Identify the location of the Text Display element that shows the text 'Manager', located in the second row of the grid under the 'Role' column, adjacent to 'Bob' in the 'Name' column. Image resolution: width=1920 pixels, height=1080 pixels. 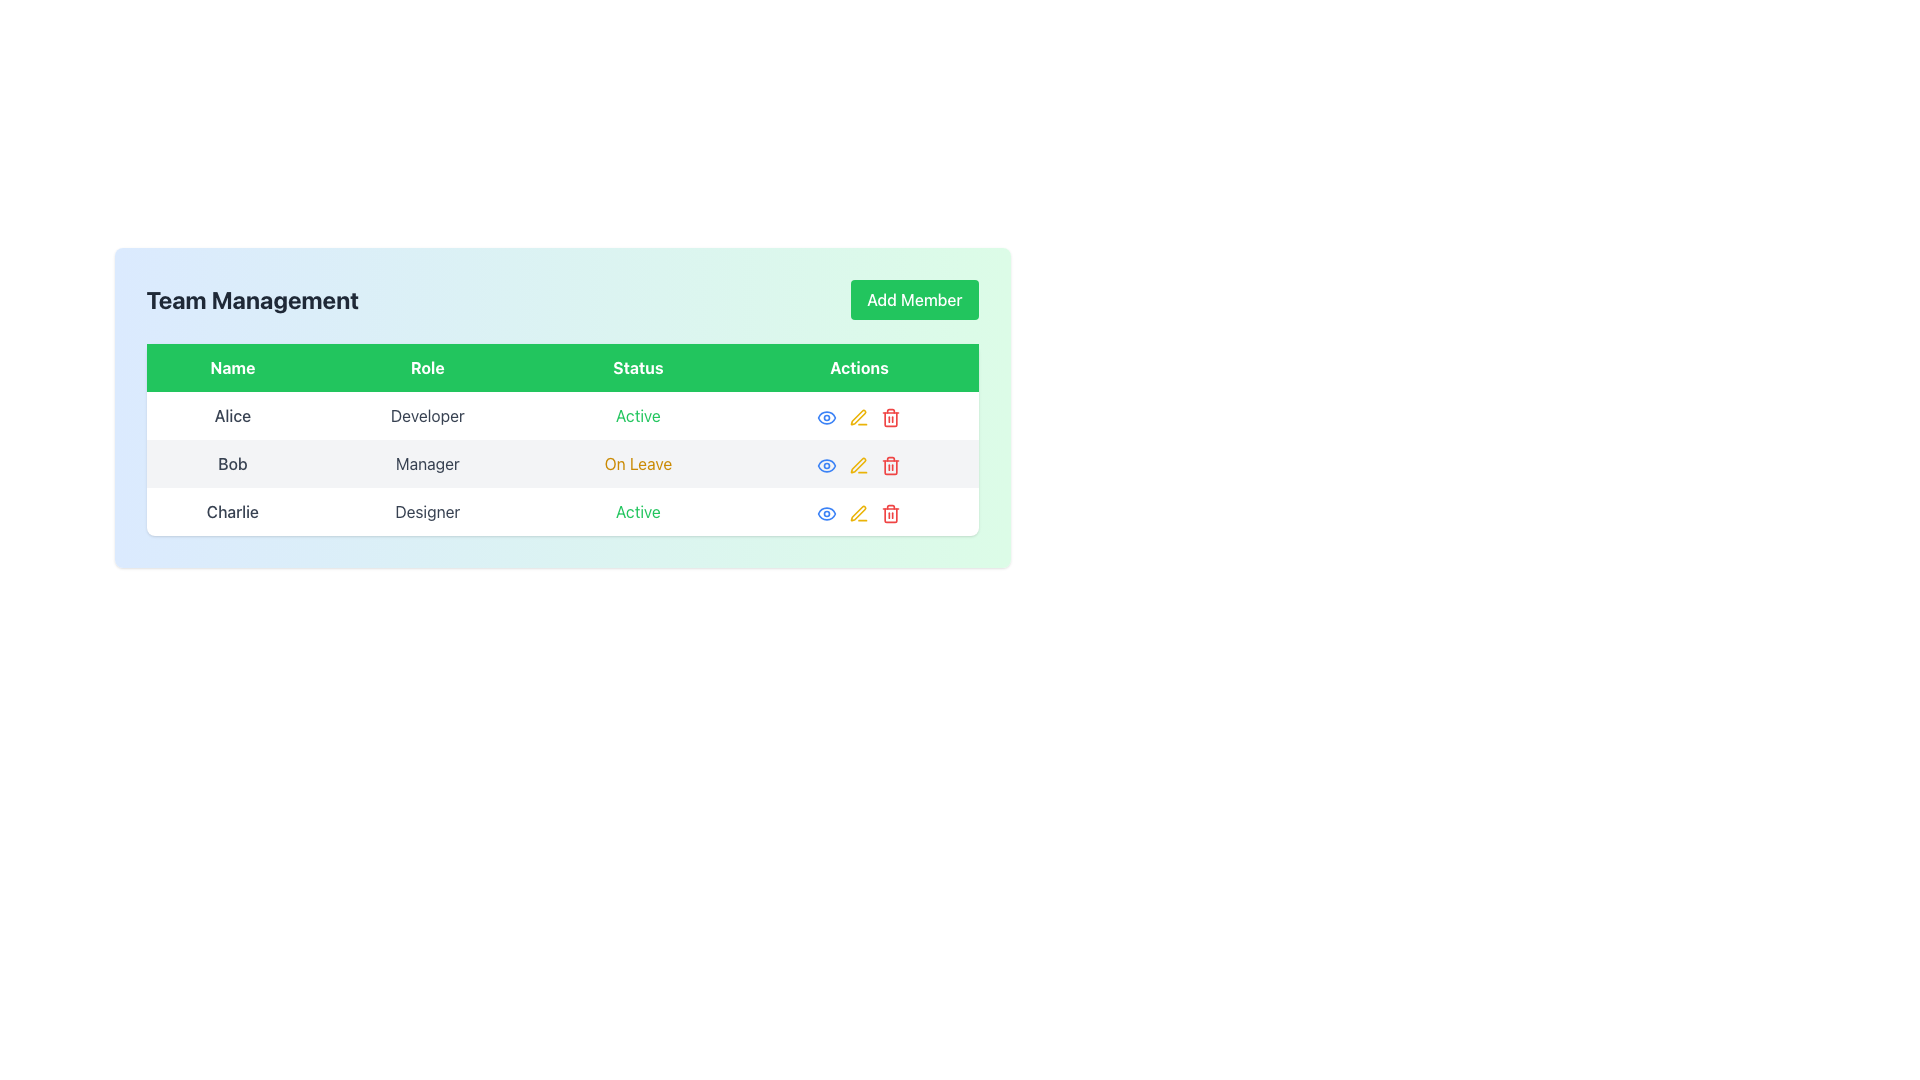
(426, 463).